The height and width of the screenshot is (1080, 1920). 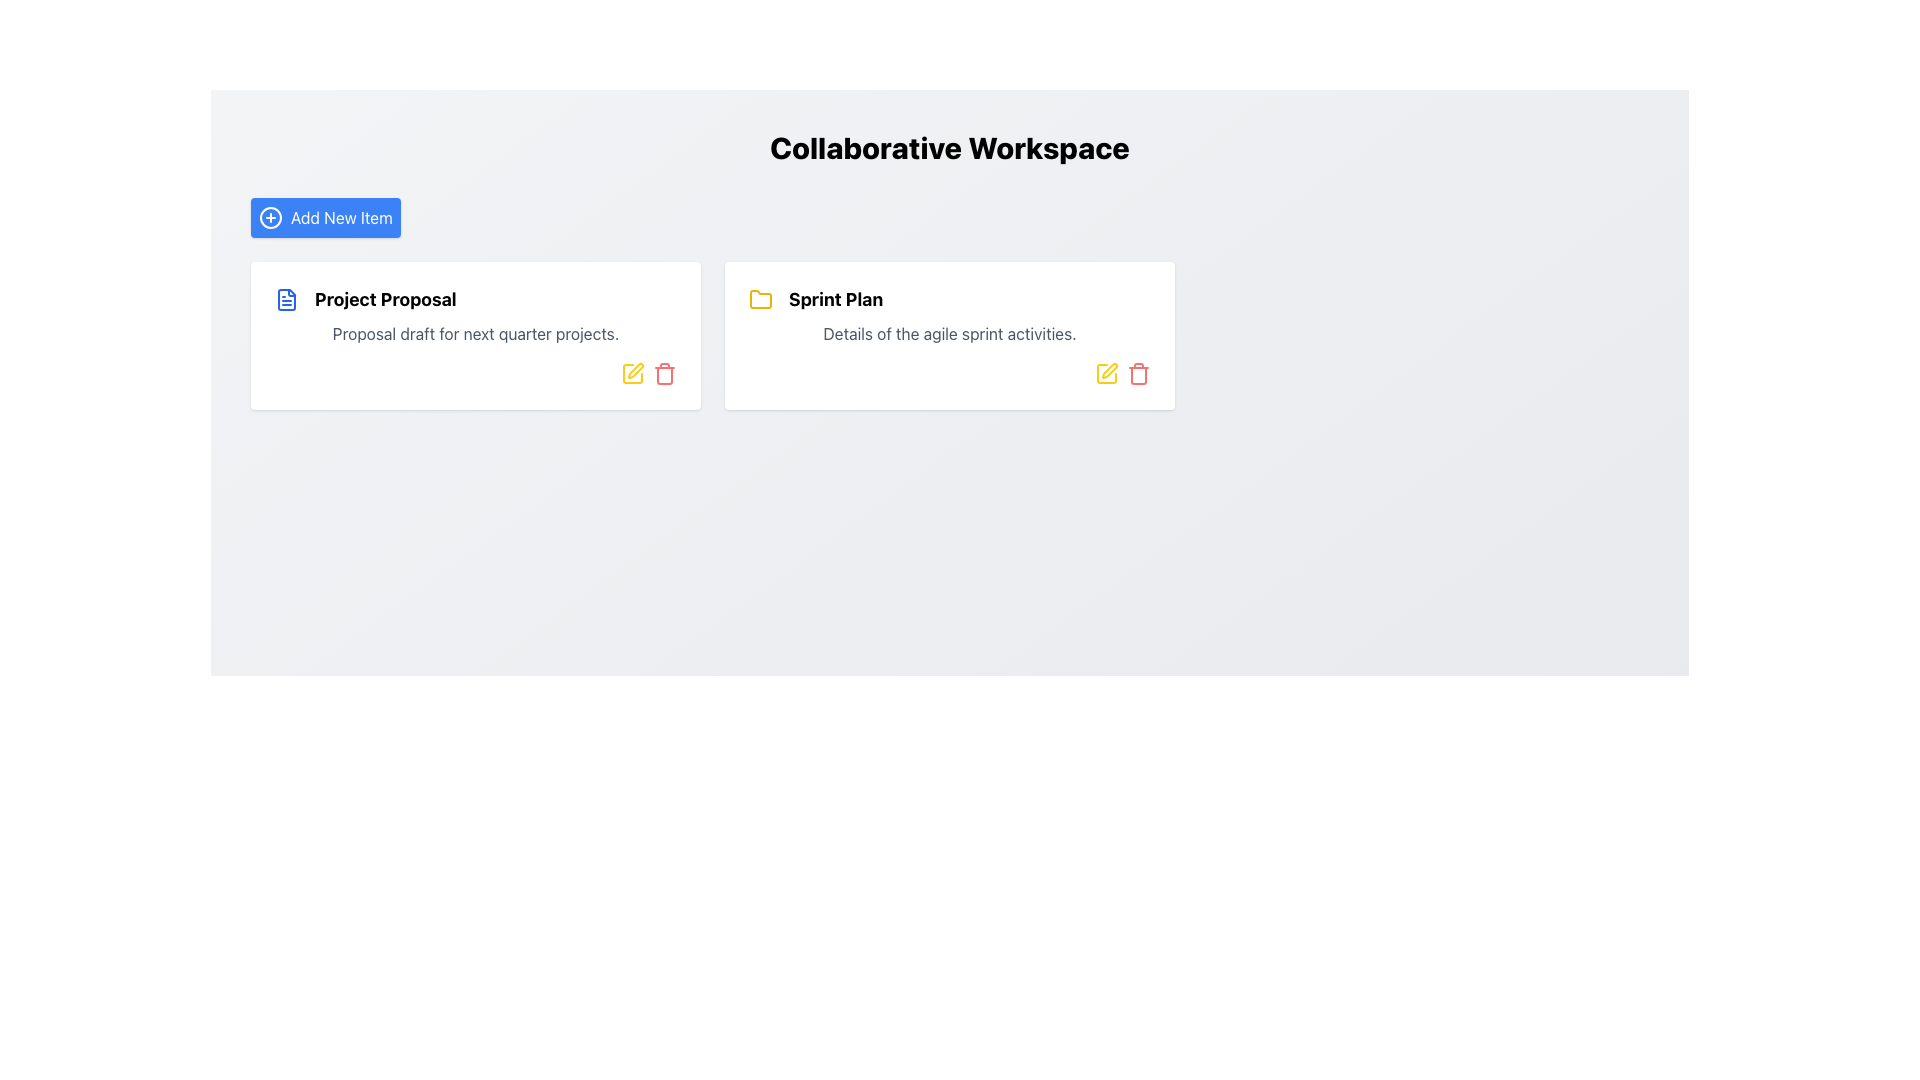 What do you see at coordinates (269, 218) in the screenshot?
I see `the filled circular shape of the 'plus inside a circle' icon located at the top left of the 'Add New Item' blue button` at bounding box center [269, 218].